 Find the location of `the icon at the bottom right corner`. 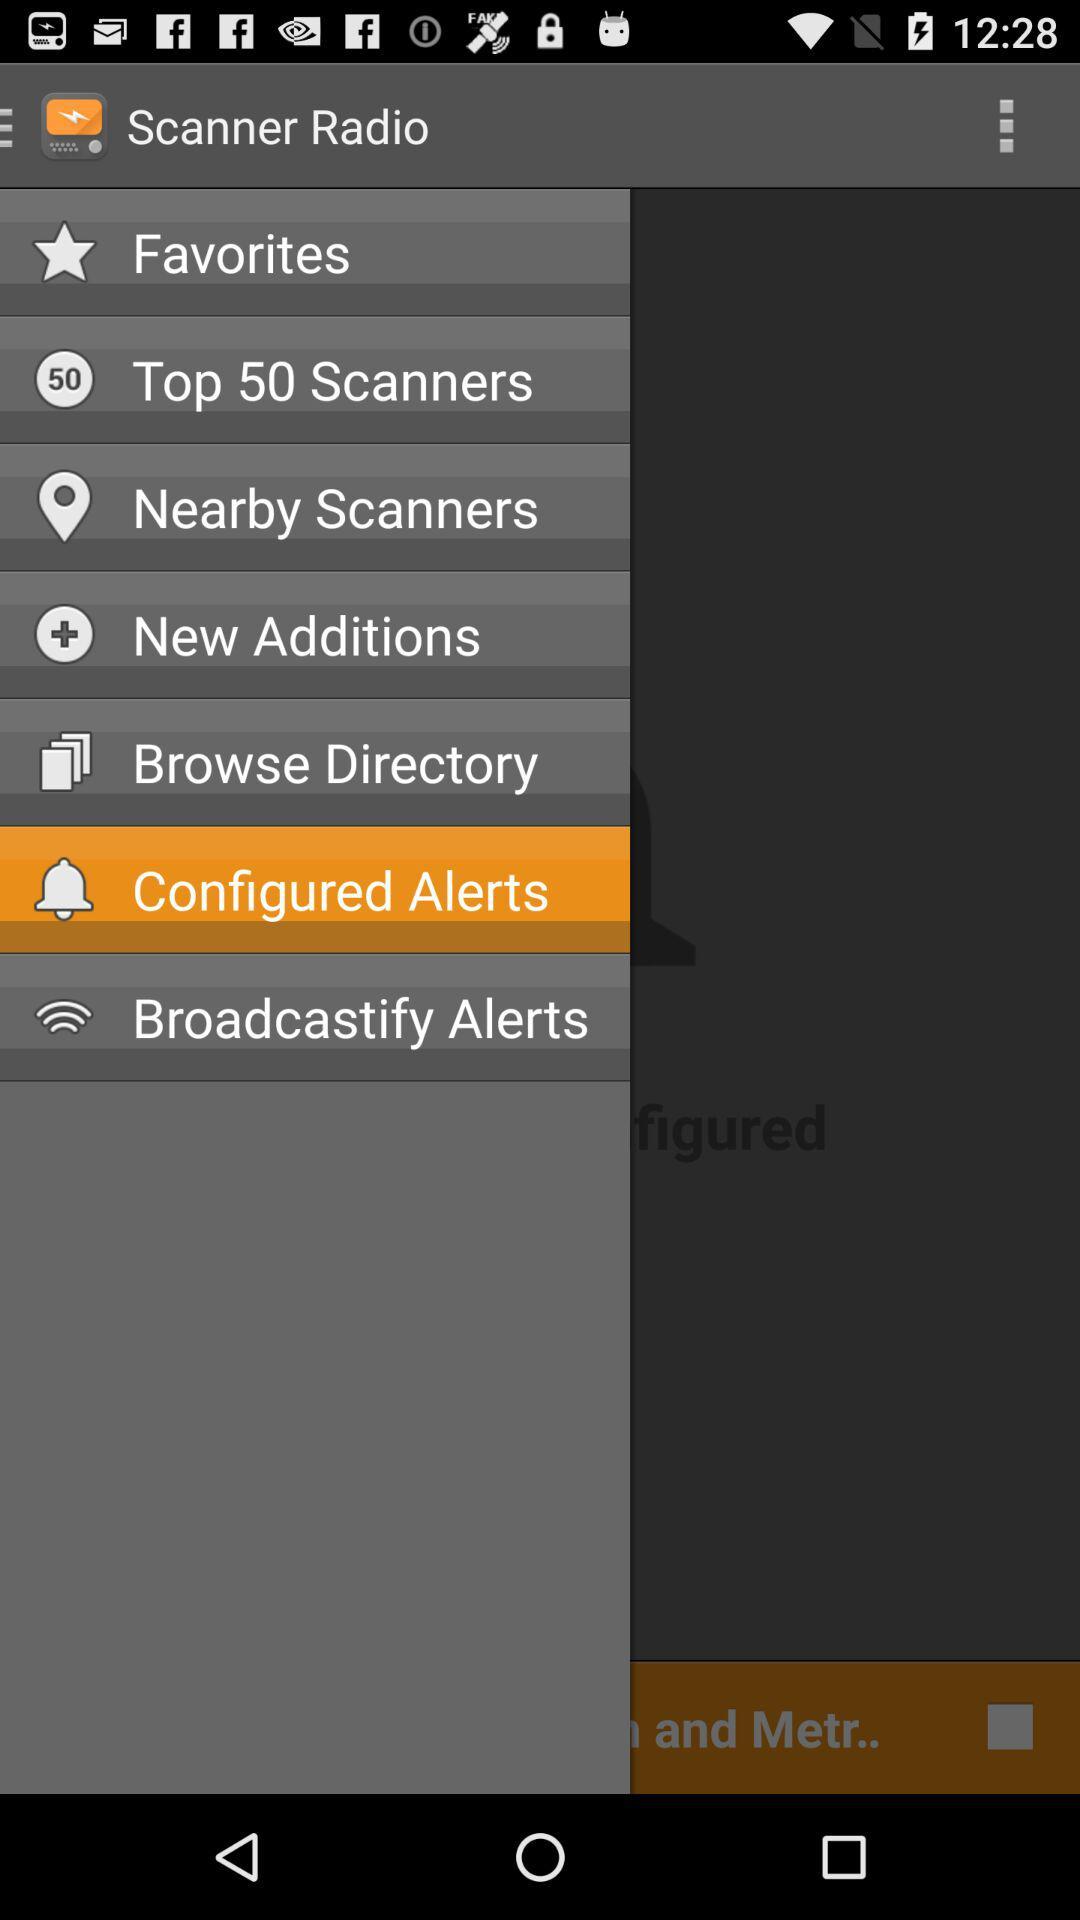

the icon at the bottom right corner is located at coordinates (1005, 1725).